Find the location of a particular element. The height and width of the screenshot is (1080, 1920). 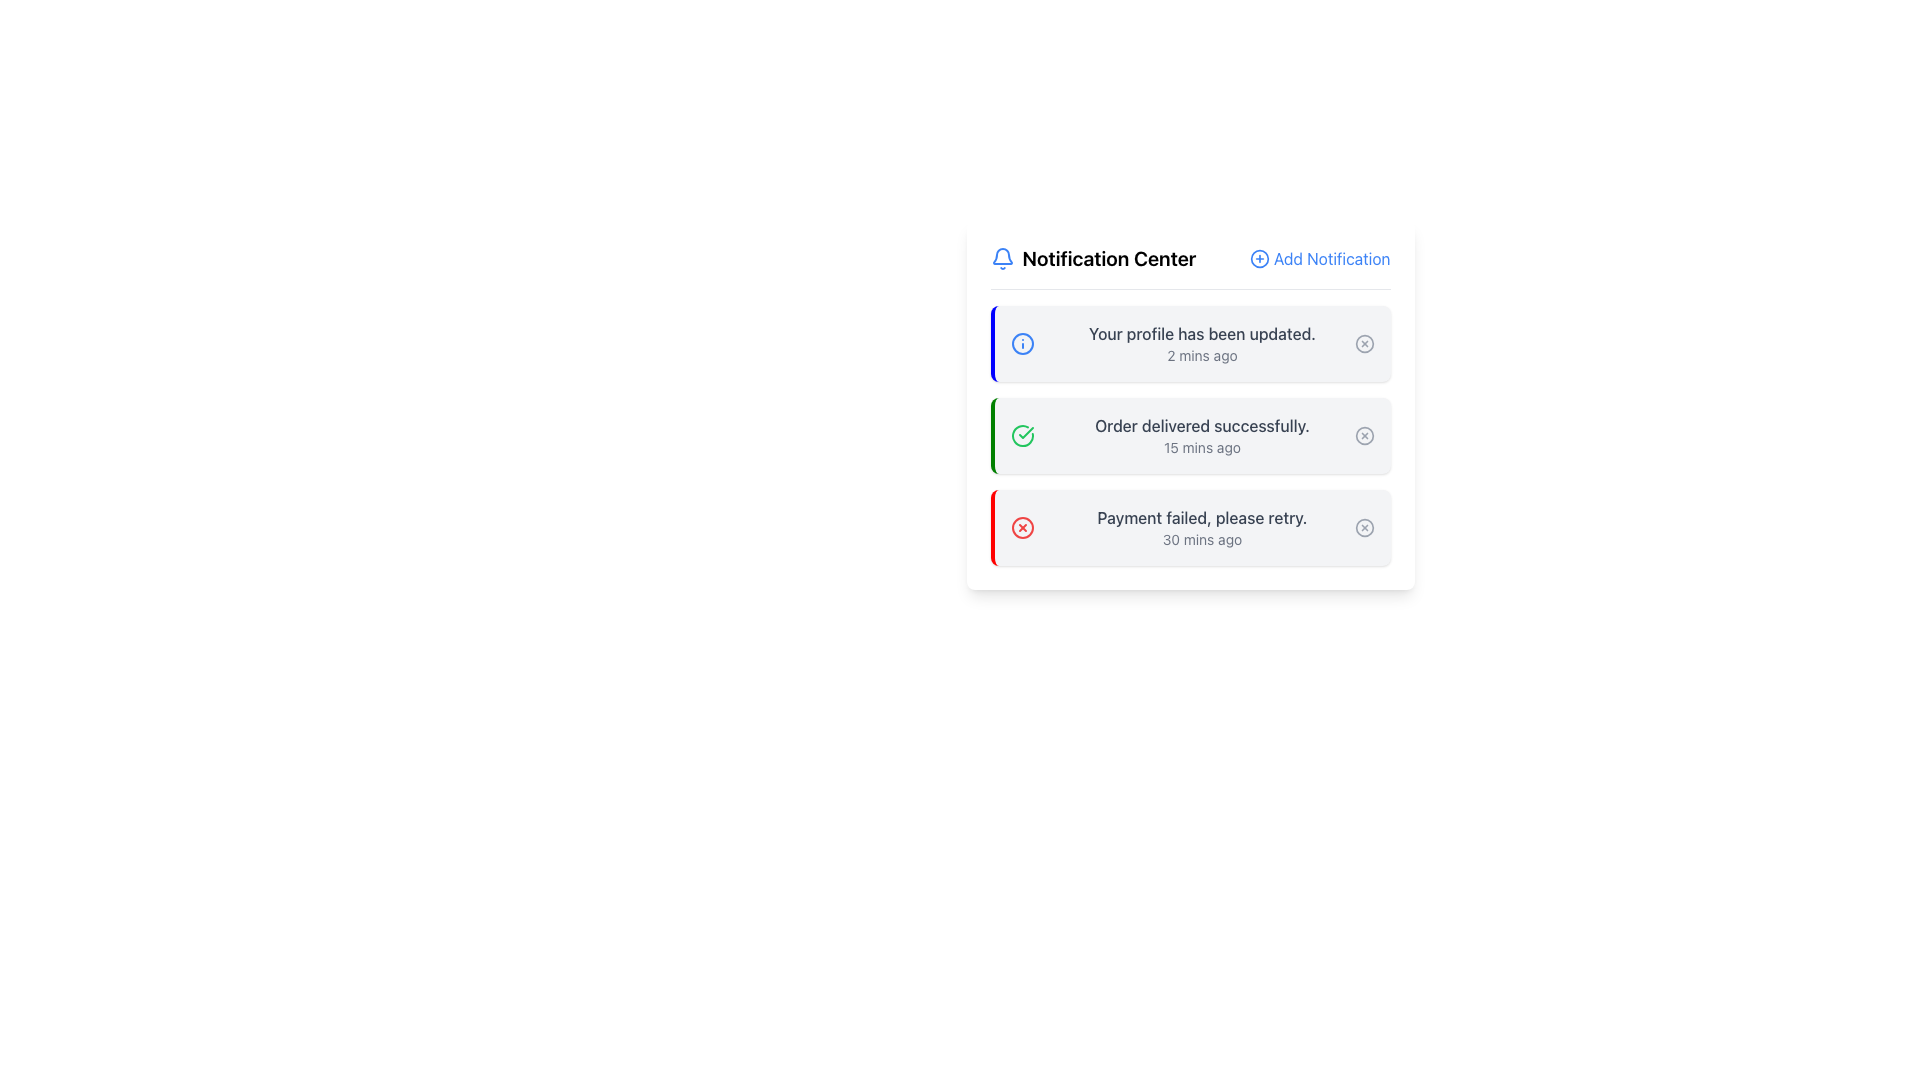

text label displaying '2 mins ago' that is positioned below the notification message 'Your profile has been updated.' in the Notification Center is located at coordinates (1201, 354).